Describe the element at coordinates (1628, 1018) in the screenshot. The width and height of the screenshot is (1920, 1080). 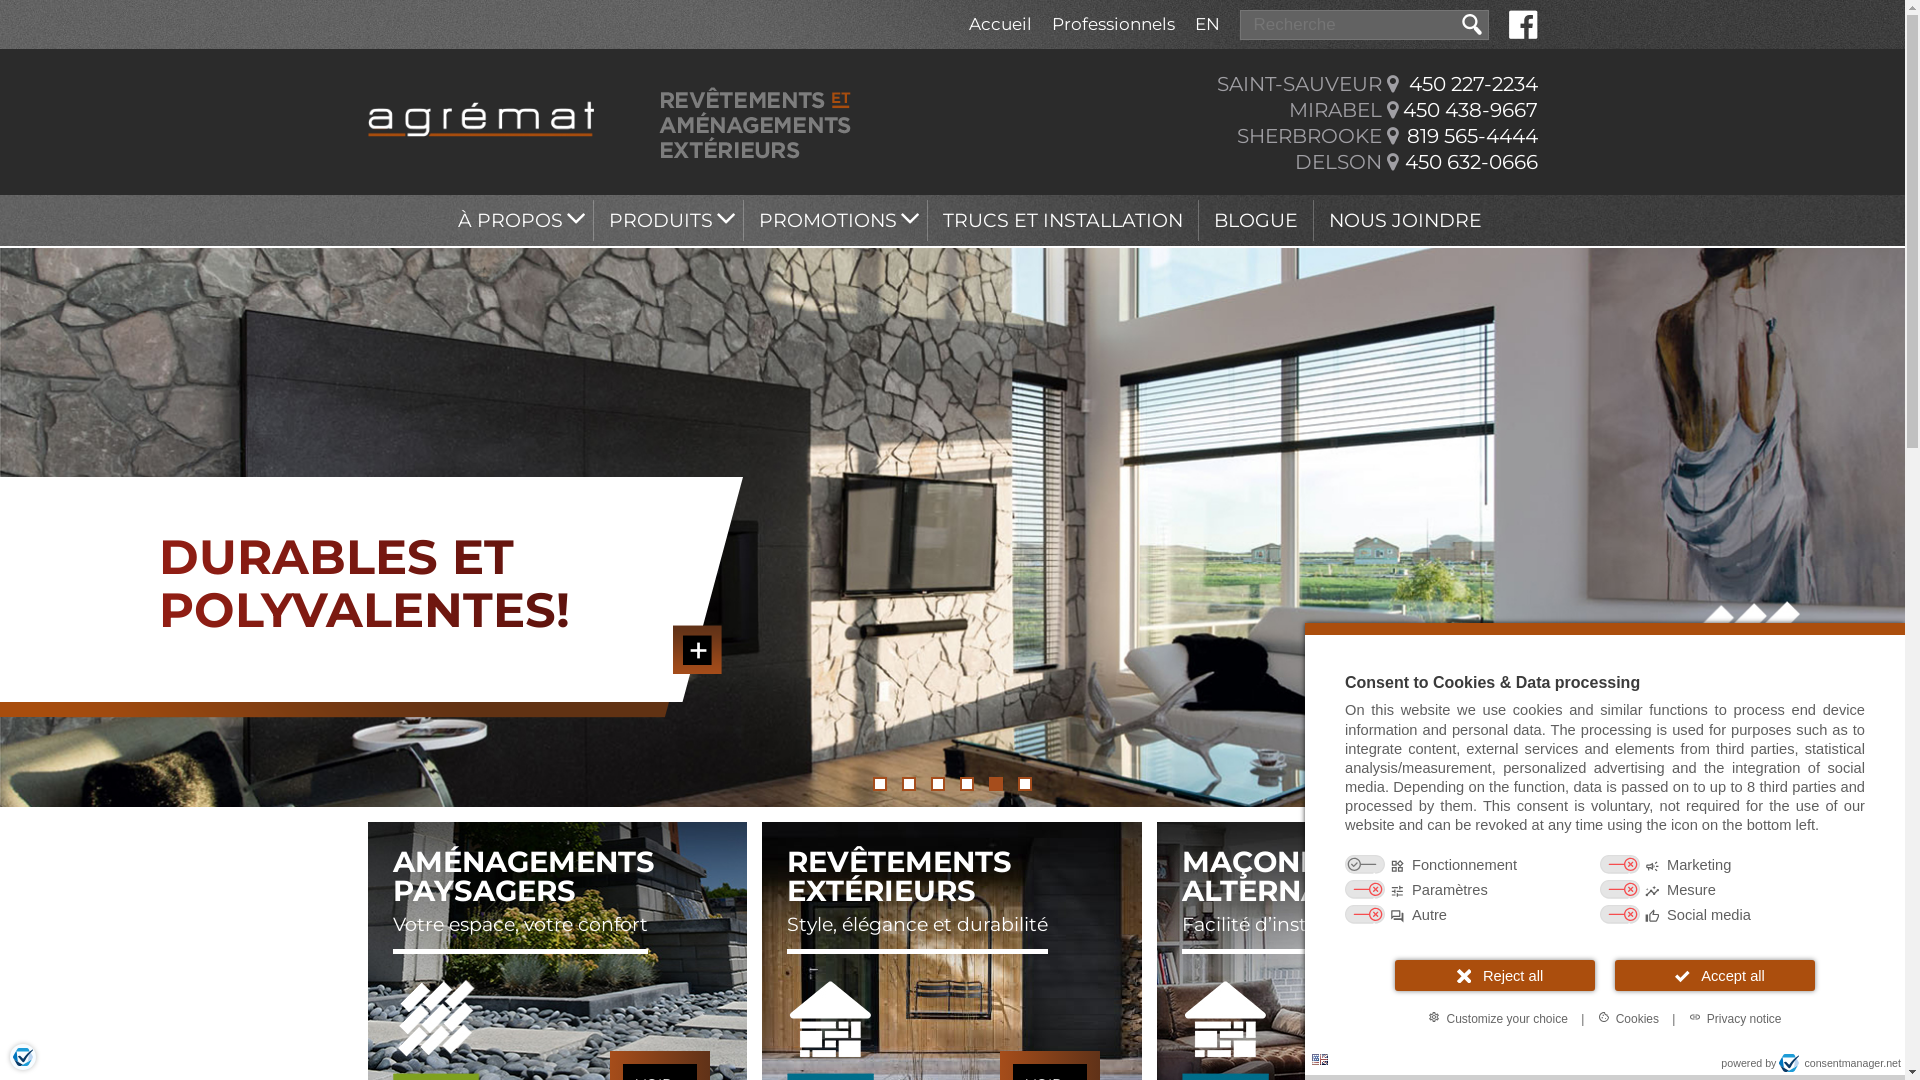
I see `'Cookies'` at that location.